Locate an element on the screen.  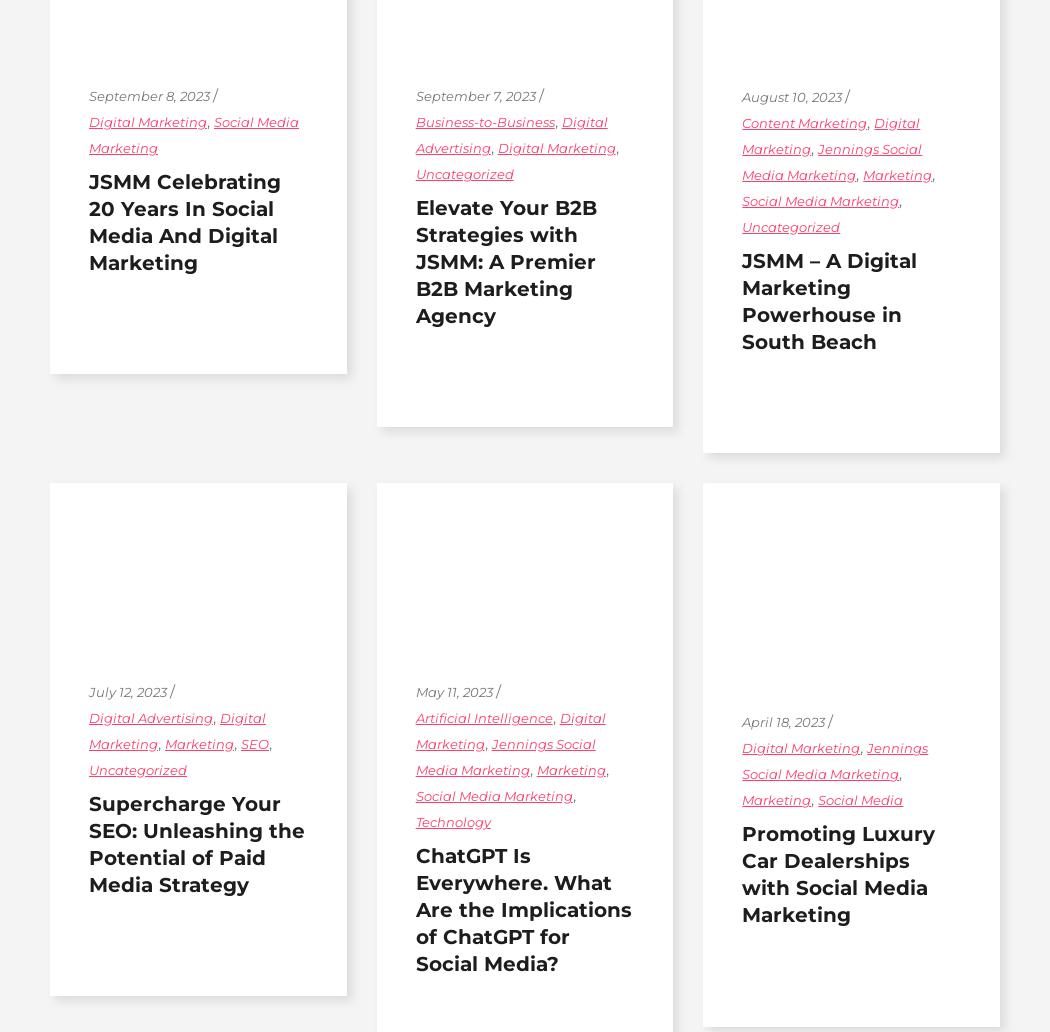
'Social Media' is located at coordinates (860, 800).